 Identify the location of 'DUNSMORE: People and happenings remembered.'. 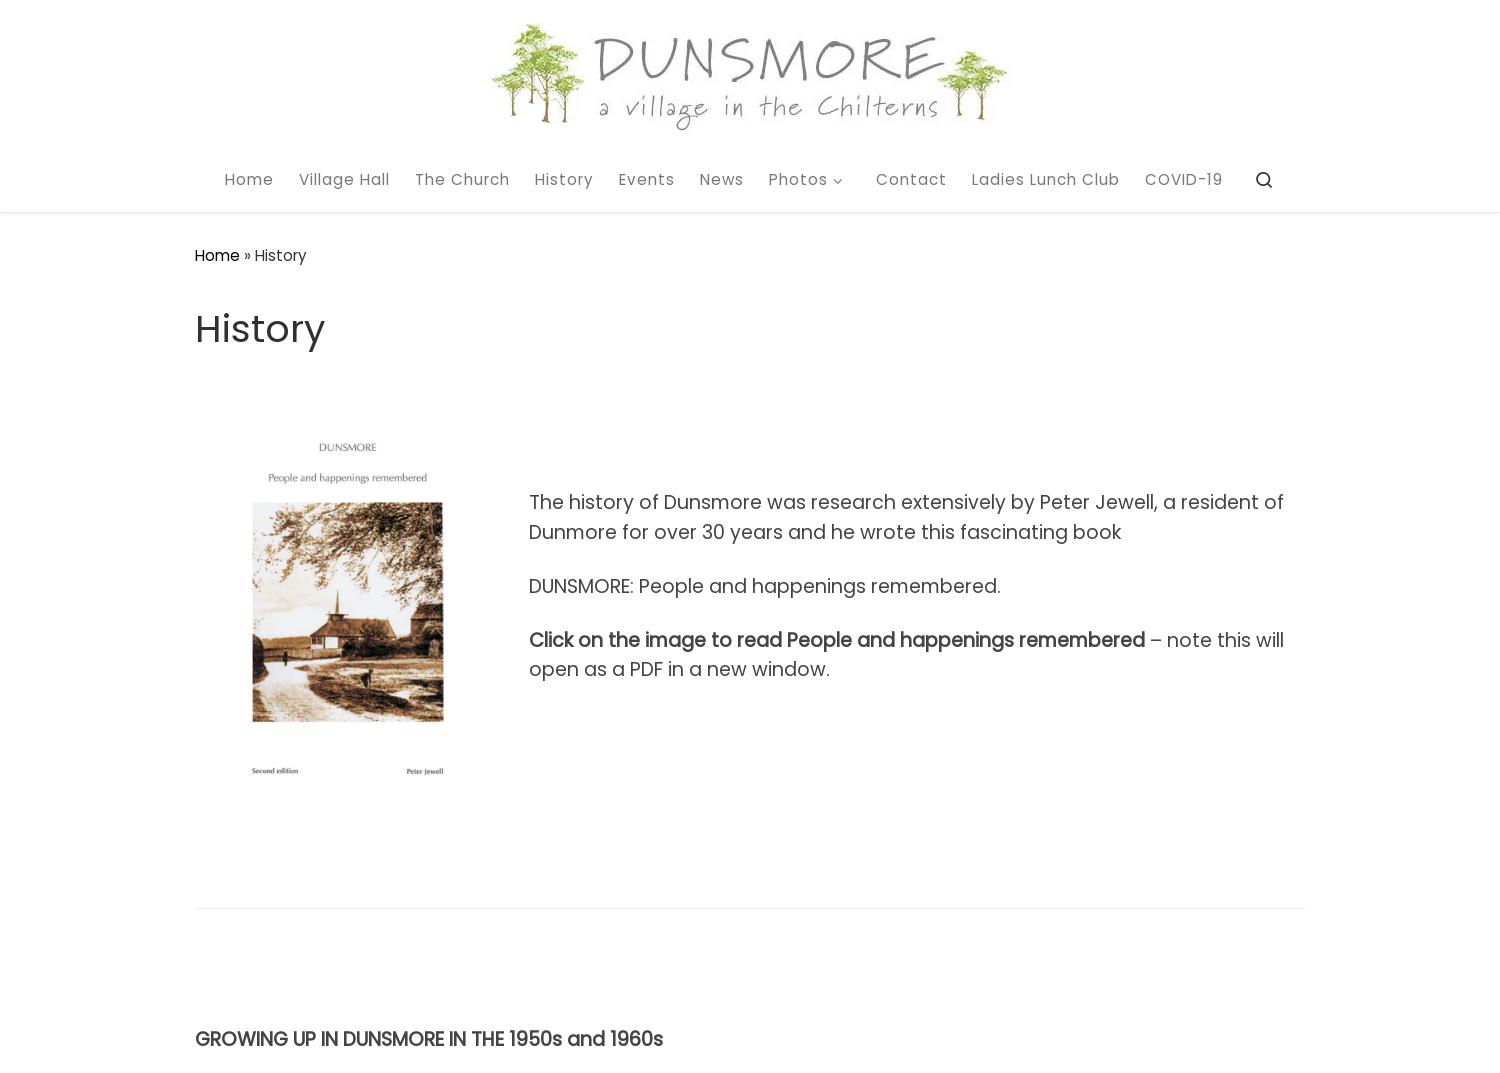
(763, 585).